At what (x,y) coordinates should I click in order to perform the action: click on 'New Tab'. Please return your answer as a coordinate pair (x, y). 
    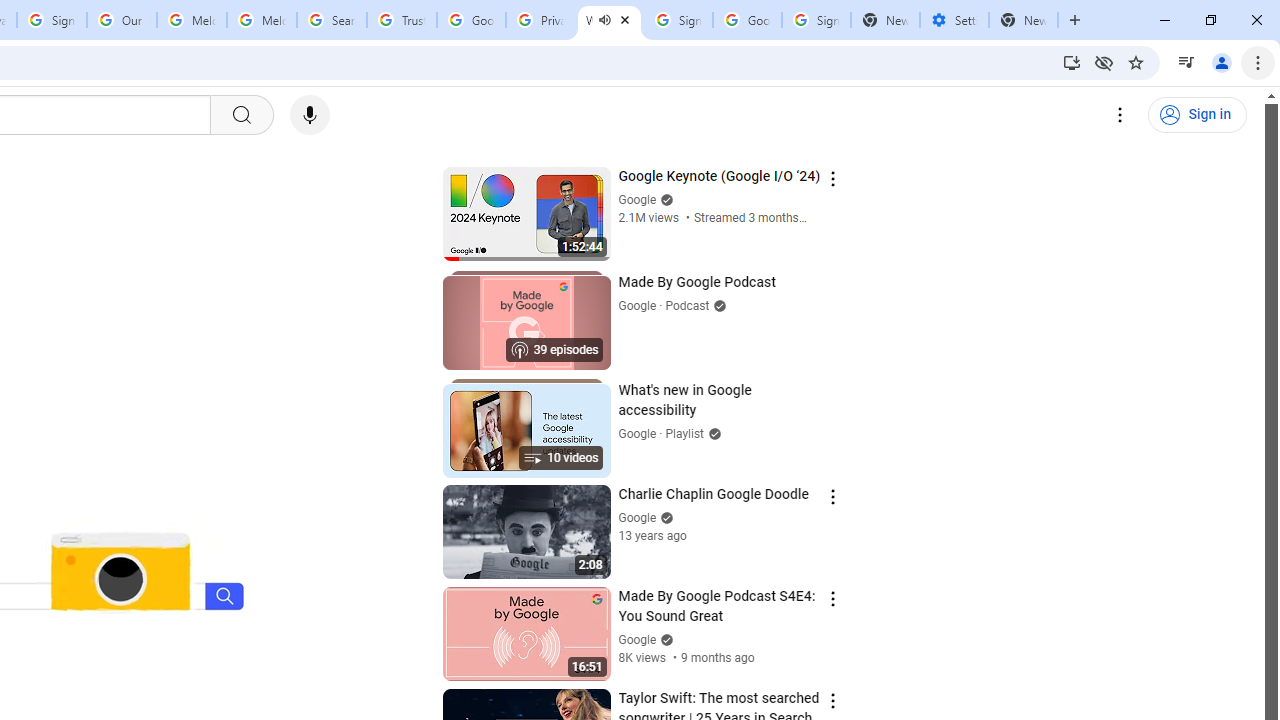
    Looking at the image, I should click on (1024, 20).